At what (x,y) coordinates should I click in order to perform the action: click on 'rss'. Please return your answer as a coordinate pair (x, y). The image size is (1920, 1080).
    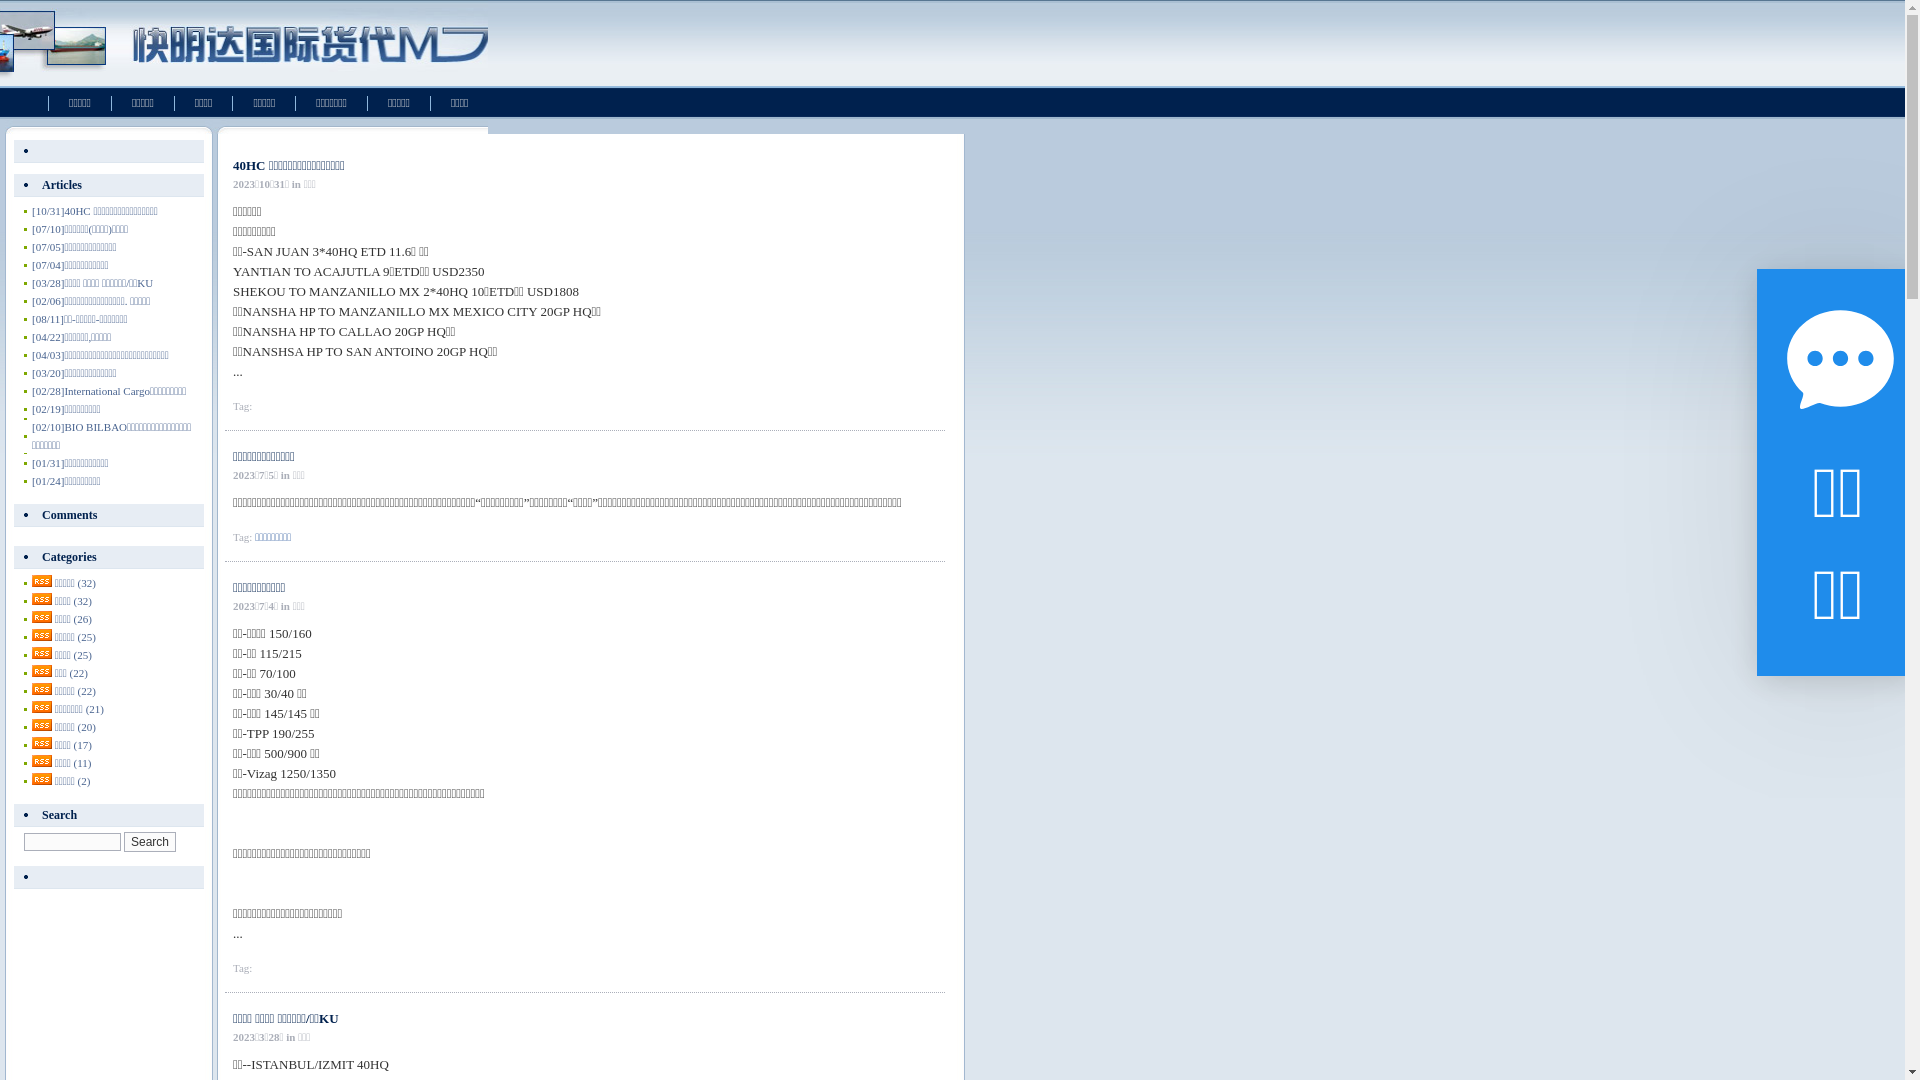
    Looking at the image, I should click on (42, 652).